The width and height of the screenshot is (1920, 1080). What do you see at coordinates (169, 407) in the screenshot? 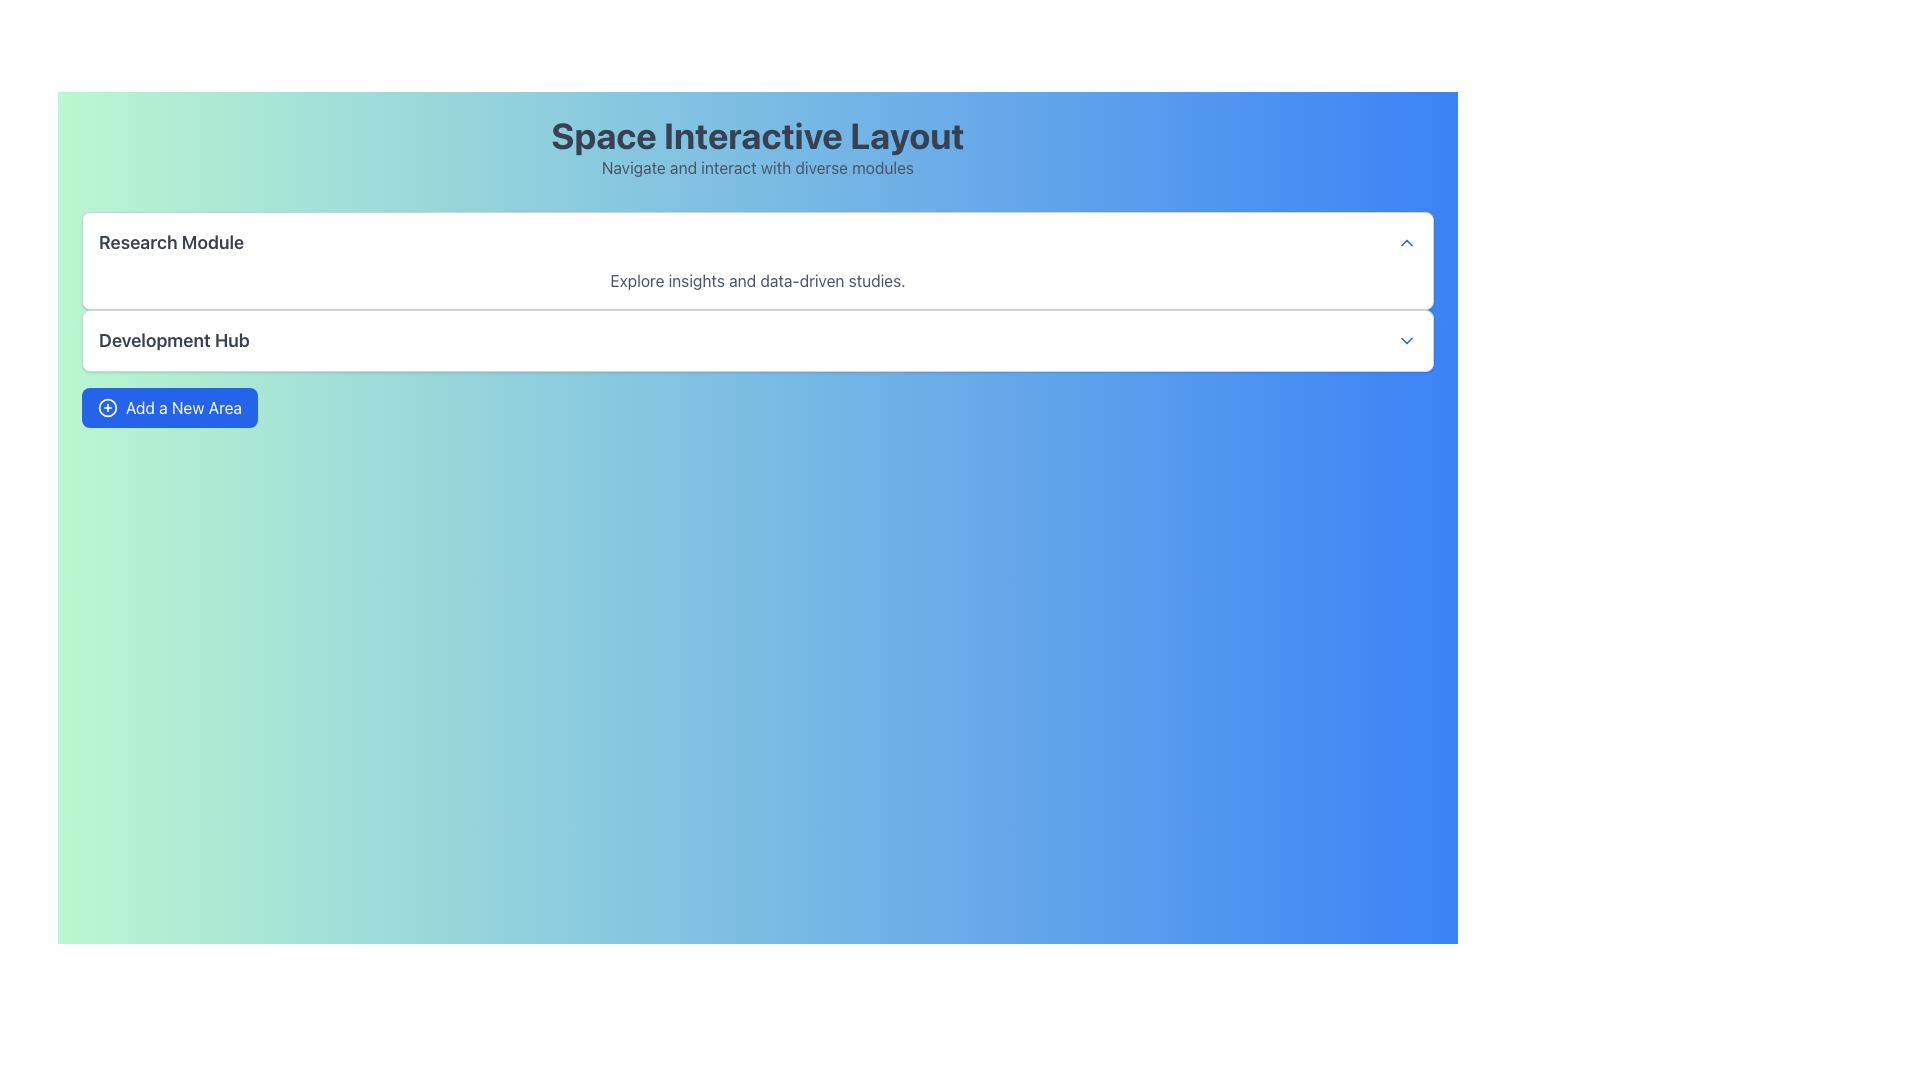
I see `the 'Add a New Area' button with a blue background and white text located at the bottom of the 'Development Hub' section` at bounding box center [169, 407].